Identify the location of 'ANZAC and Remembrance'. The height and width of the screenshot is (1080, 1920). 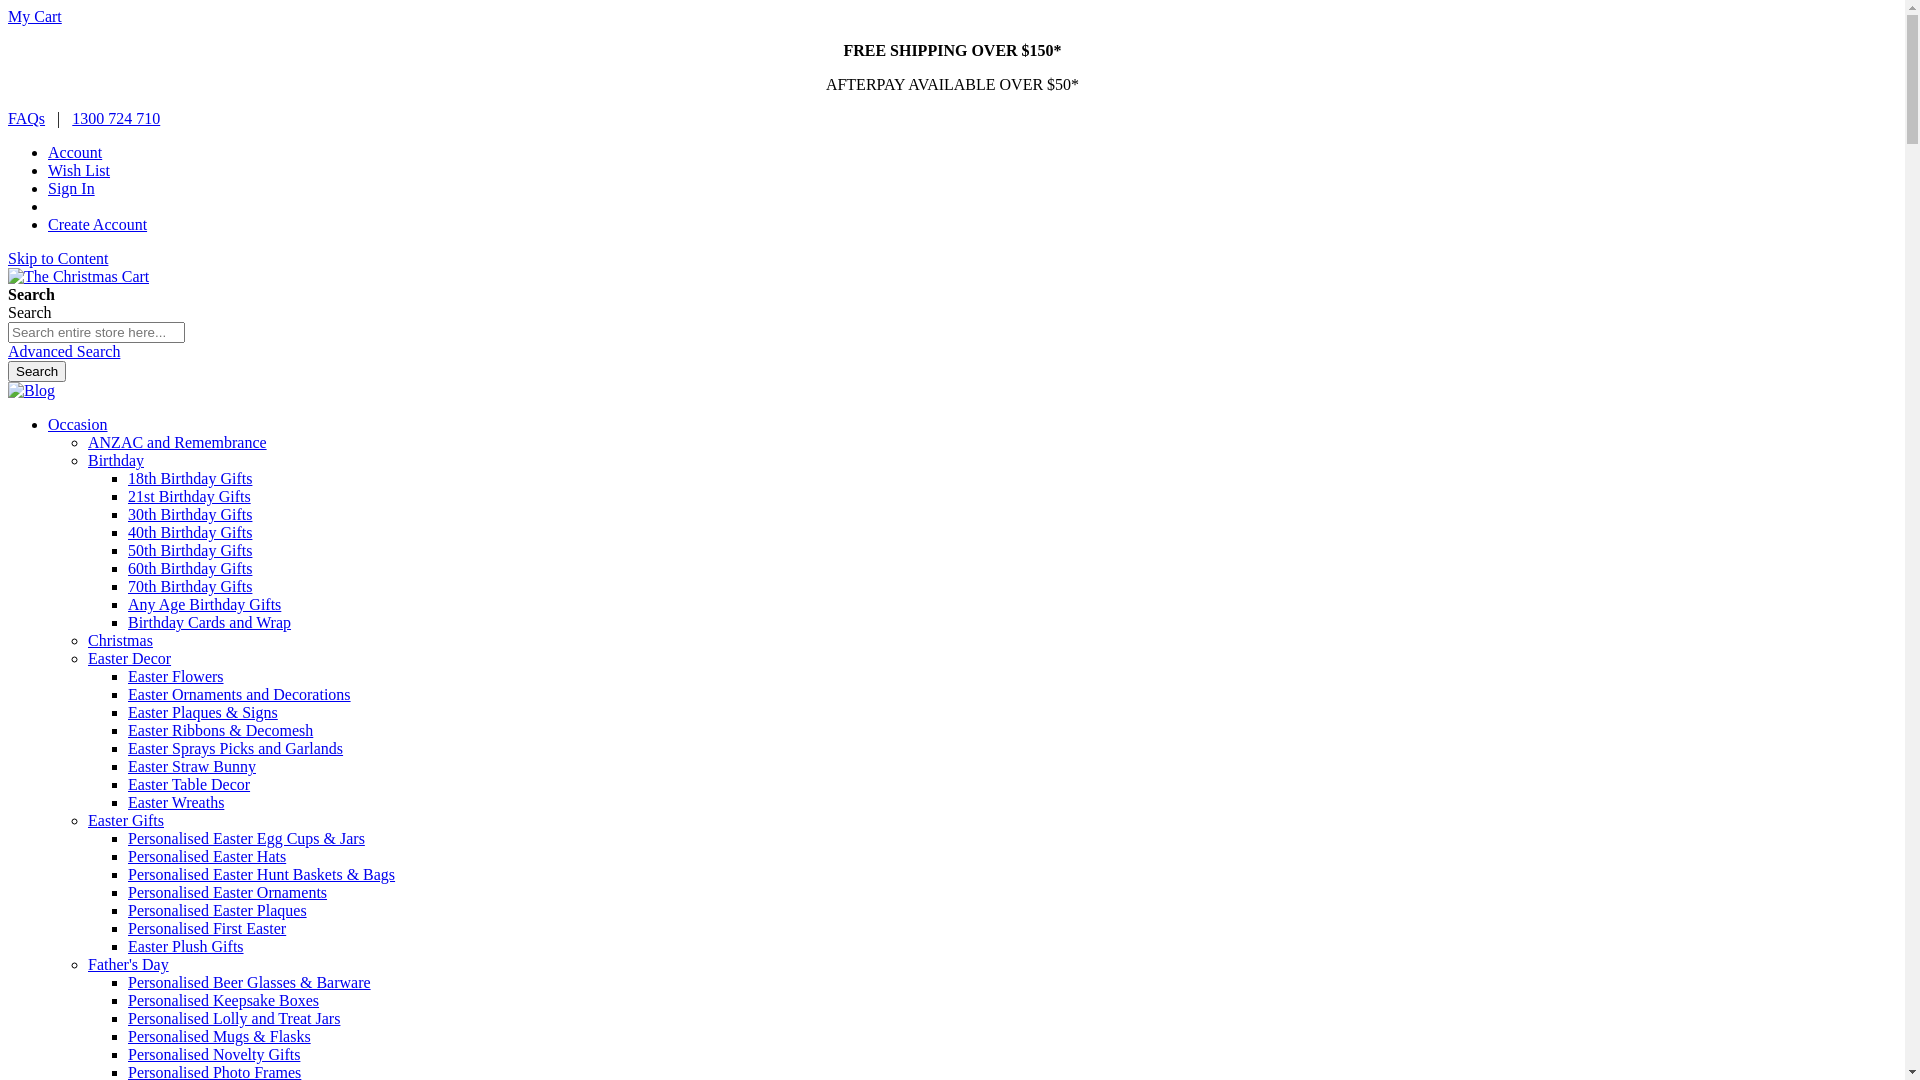
(177, 441).